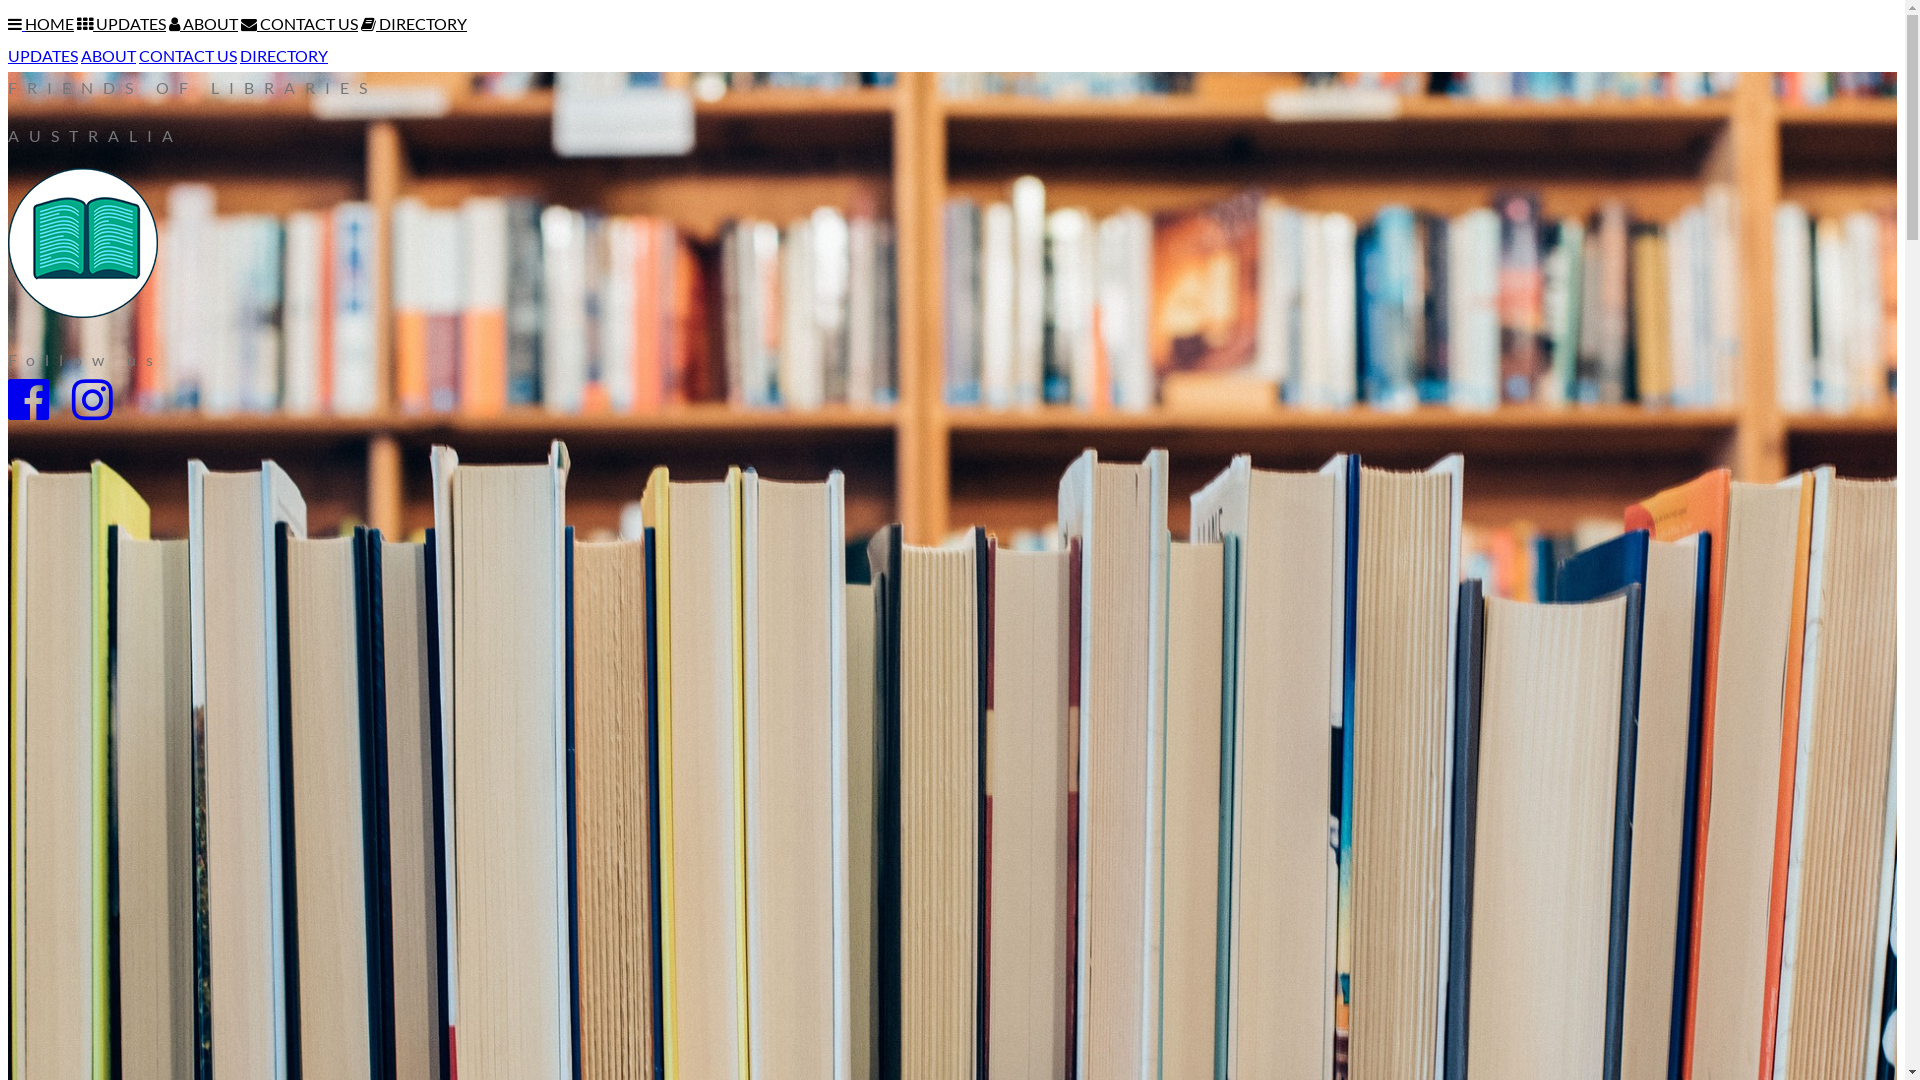 The width and height of the screenshot is (1920, 1080). What do you see at coordinates (16, 23) in the screenshot?
I see `'Toggle Navigation Menu'` at bounding box center [16, 23].